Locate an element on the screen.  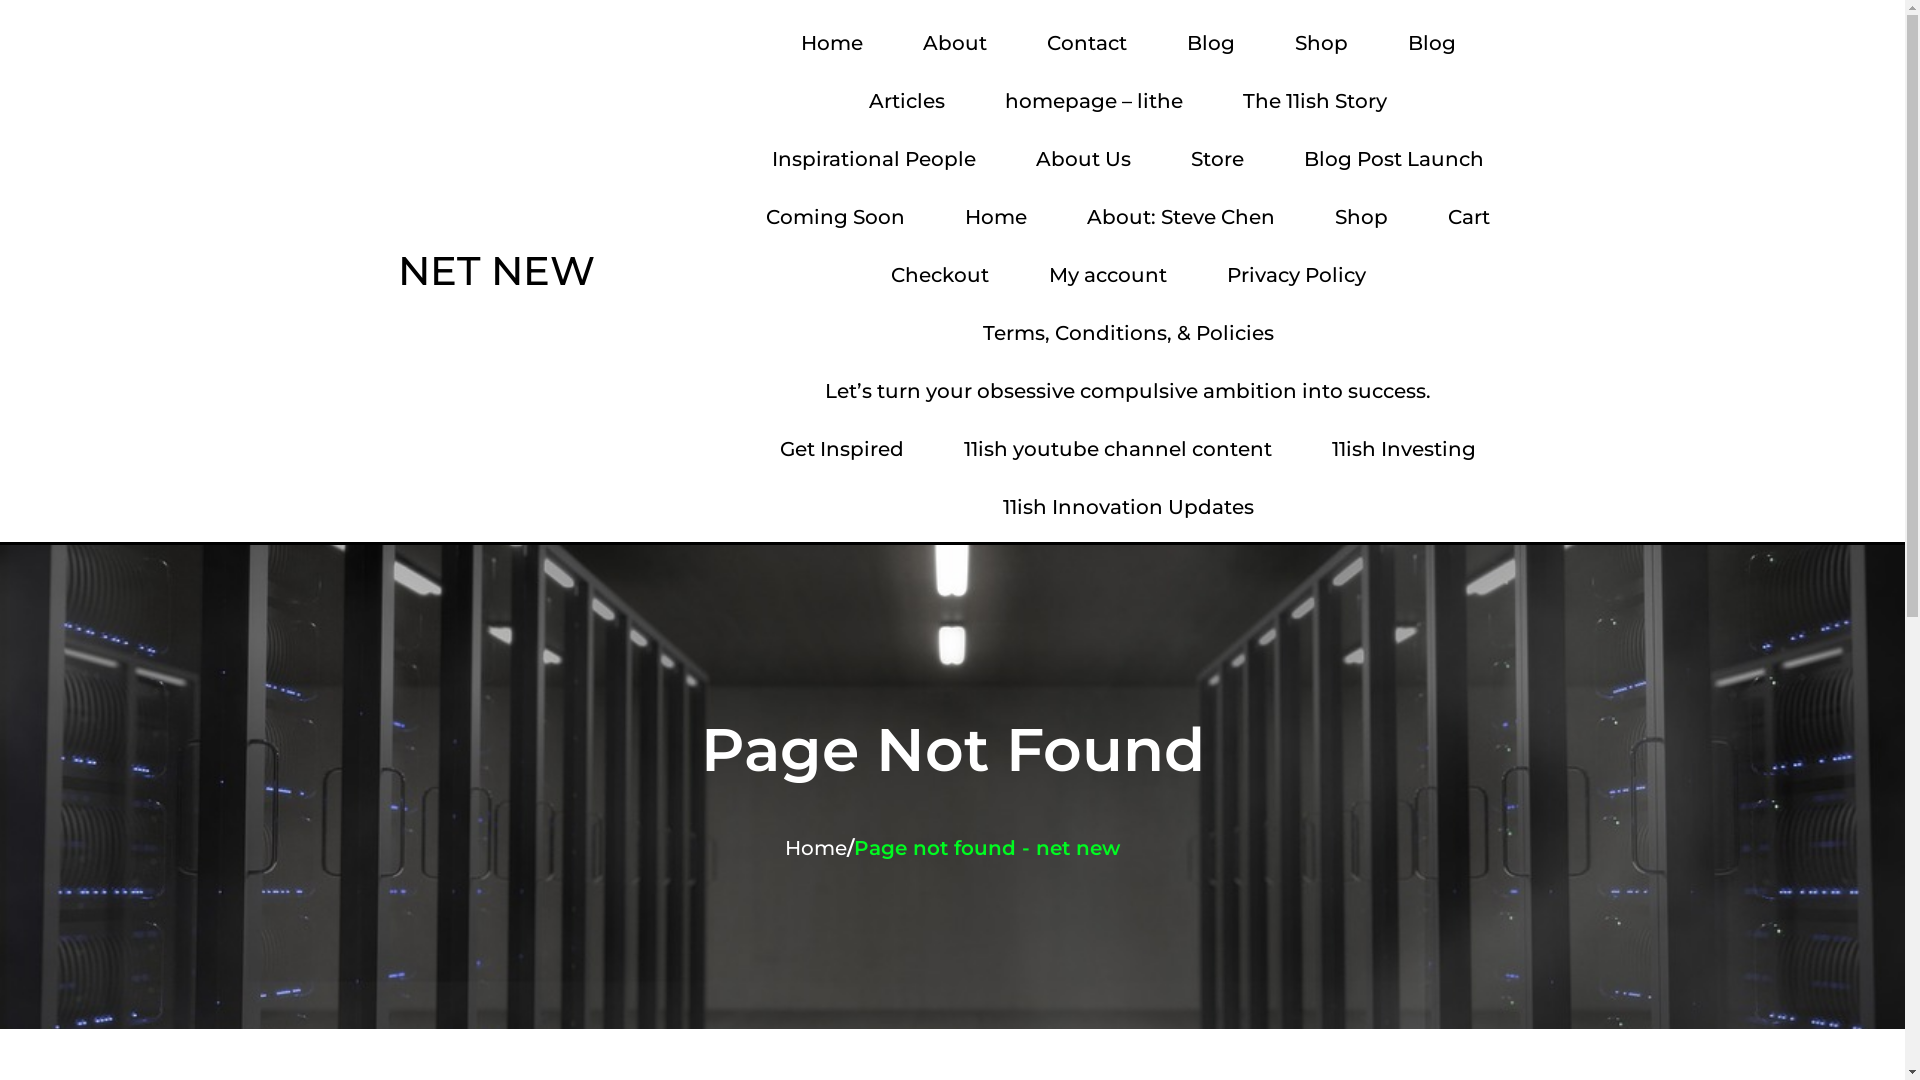
'My account' is located at coordinates (1107, 274).